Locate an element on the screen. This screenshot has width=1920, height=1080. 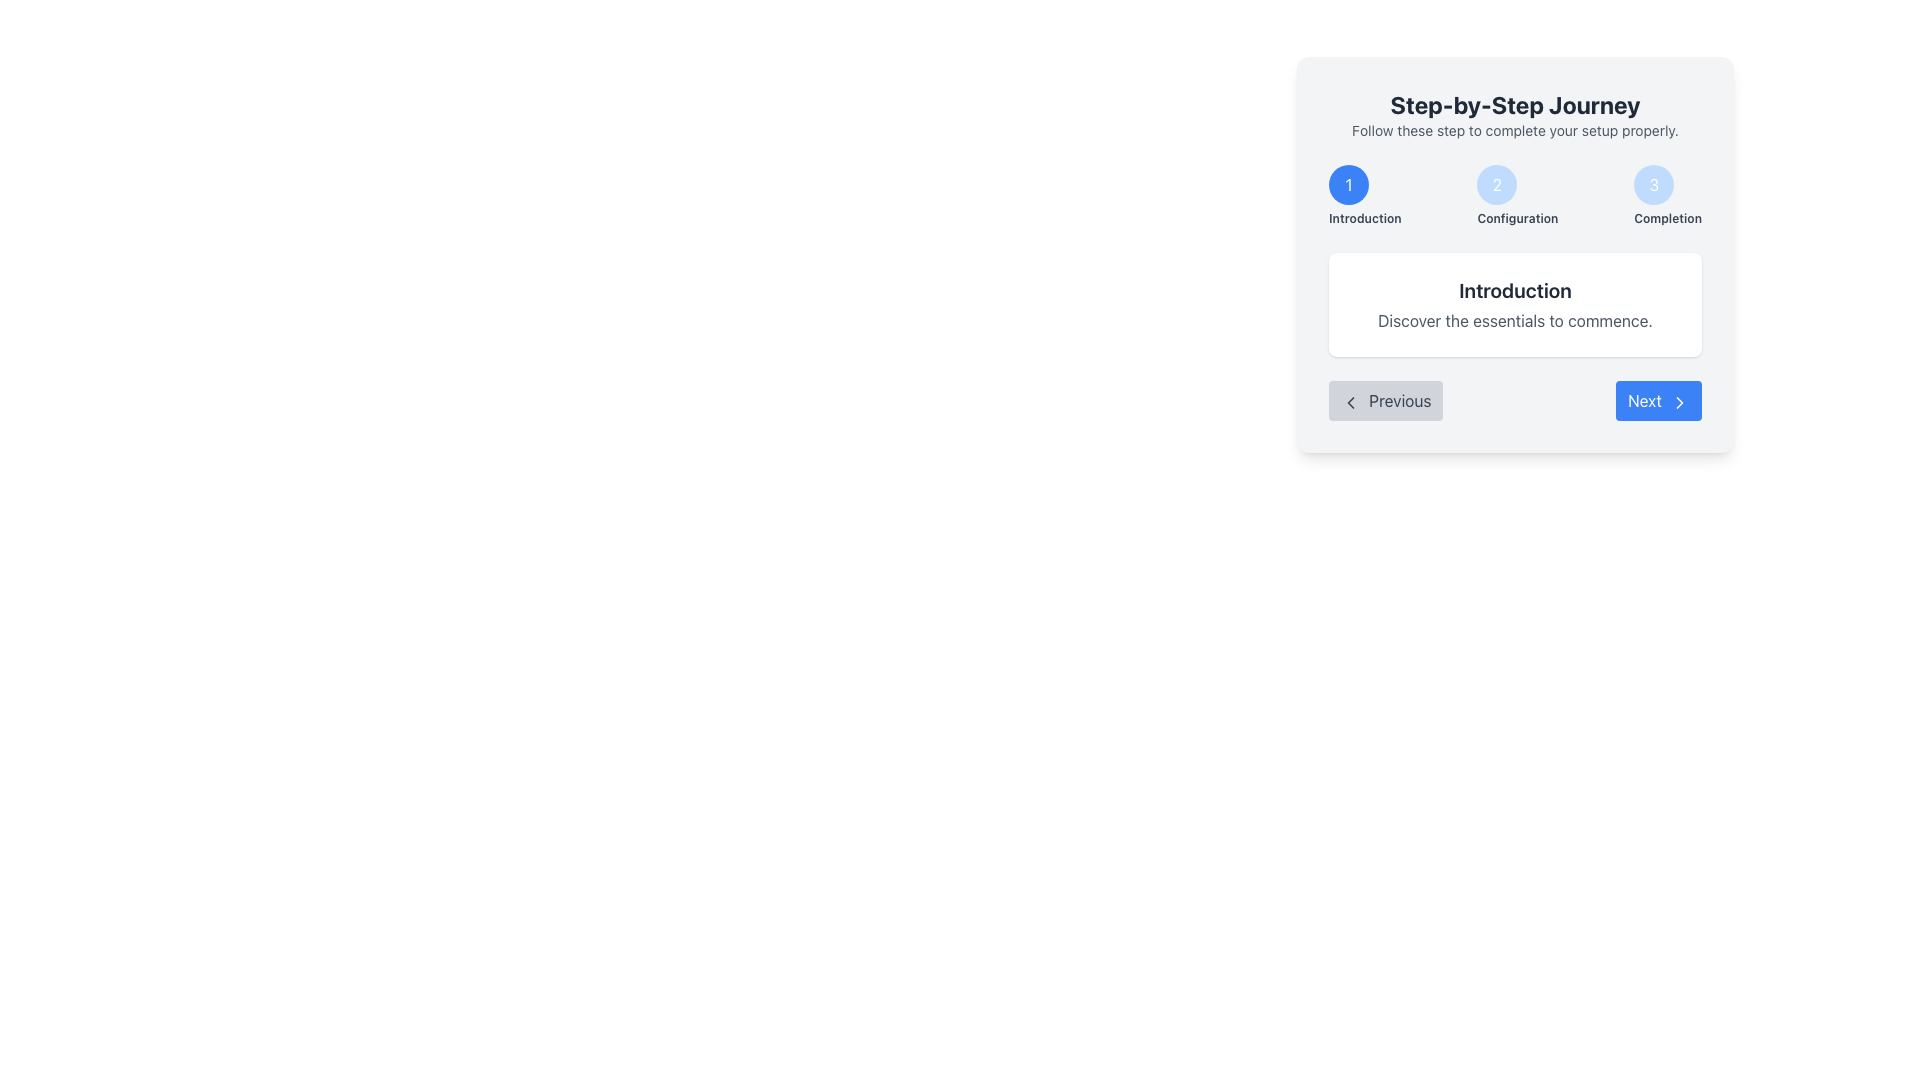
the center of the left-pointing chevron icon inside the 'Previous' button located at the bottom-left of the dialog box is located at coordinates (1350, 401).